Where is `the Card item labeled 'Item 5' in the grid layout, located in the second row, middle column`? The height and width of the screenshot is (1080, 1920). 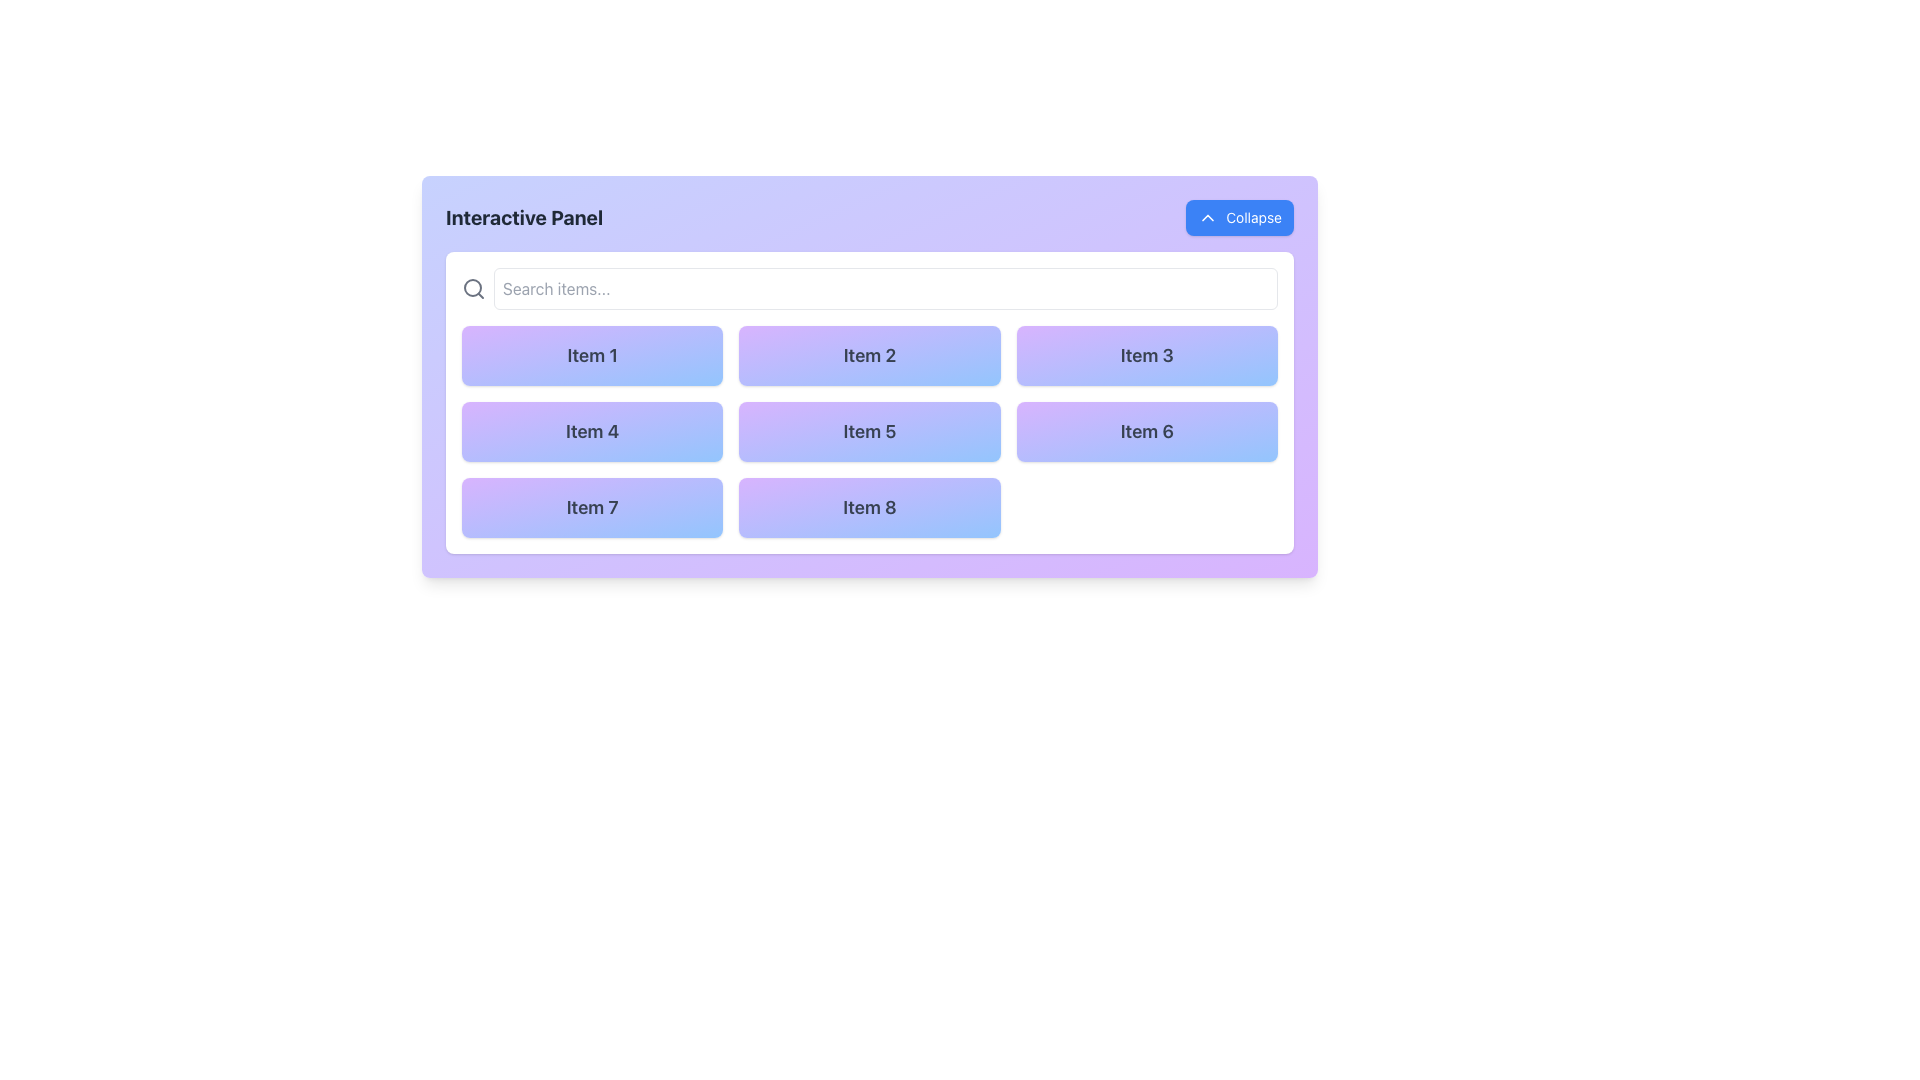
the Card item labeled 'Item 5' in the grid layout, located in the second row, middle column is located at coordinates (869, 431).